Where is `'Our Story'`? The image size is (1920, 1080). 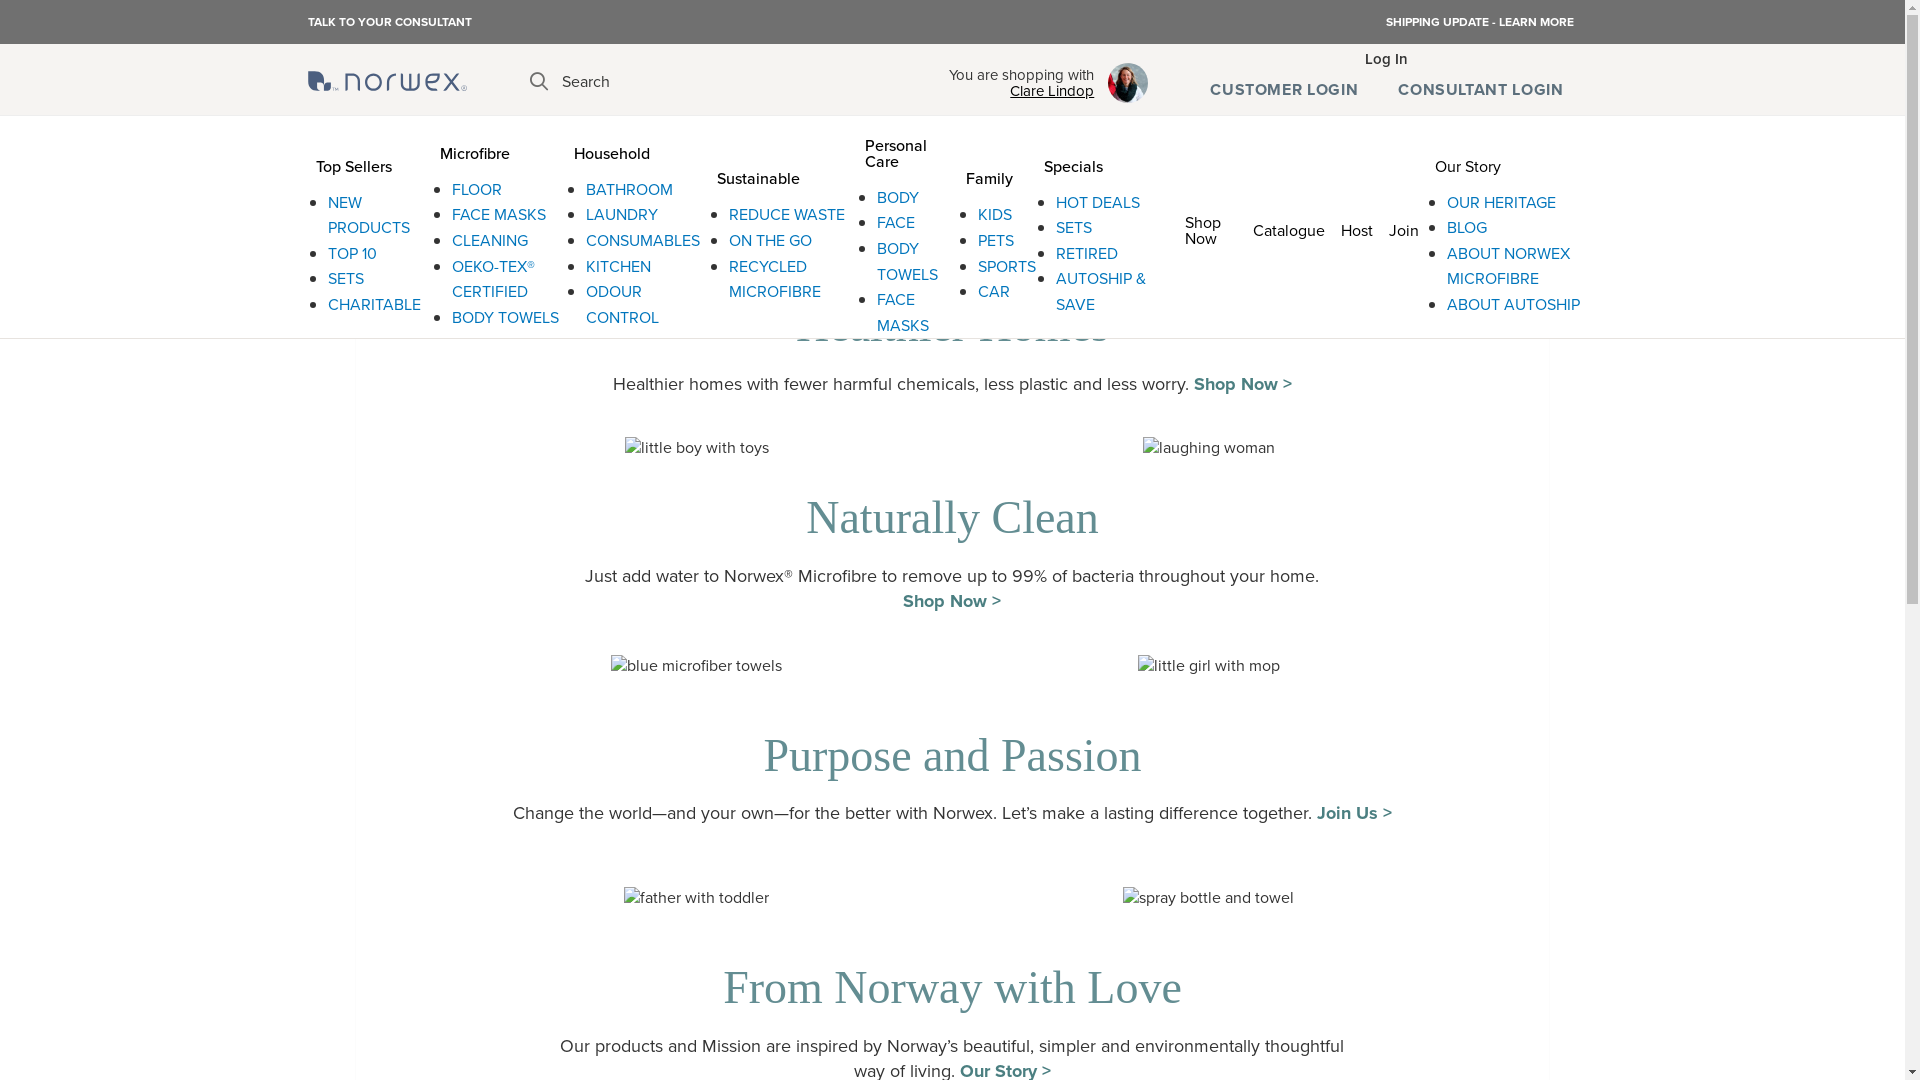 'Our Story' is located at coordinates (1425, 162).